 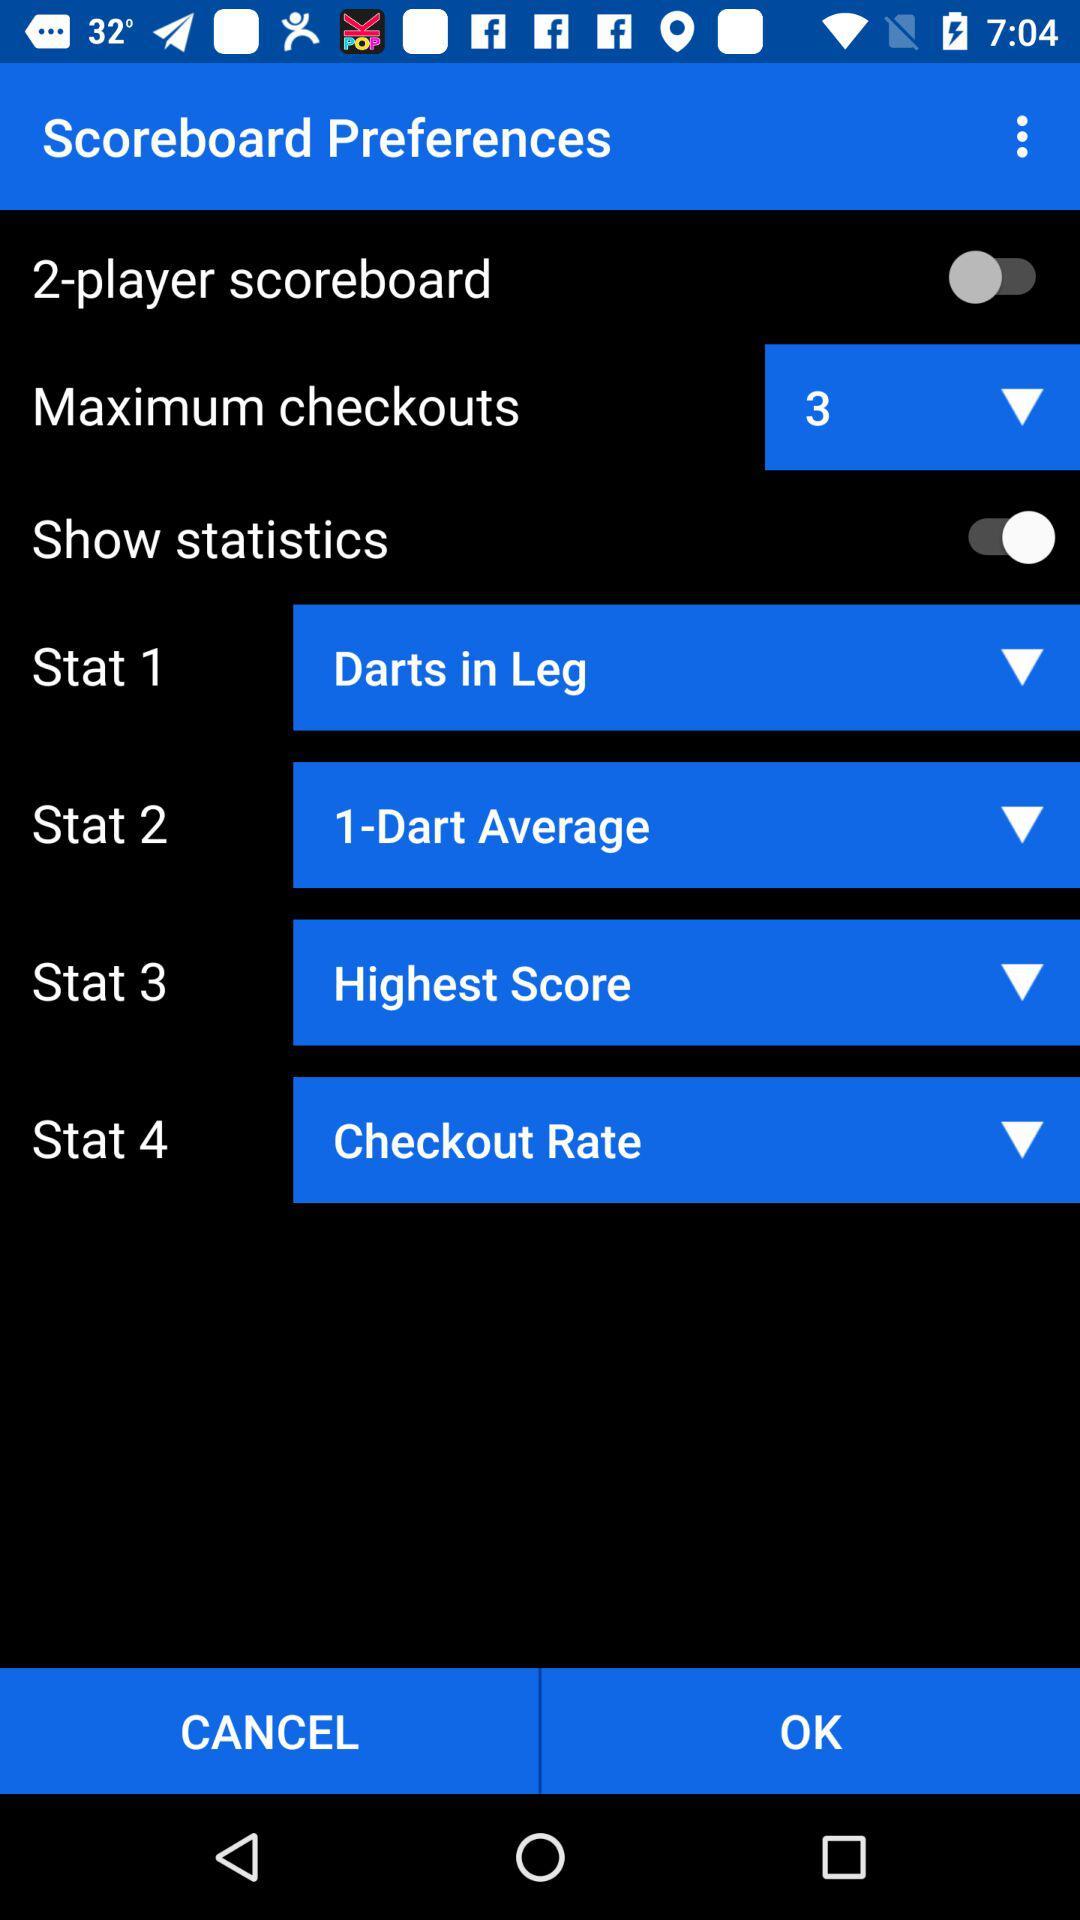 I want to click on the checkout rate icon, so click(x=685, y=1140).